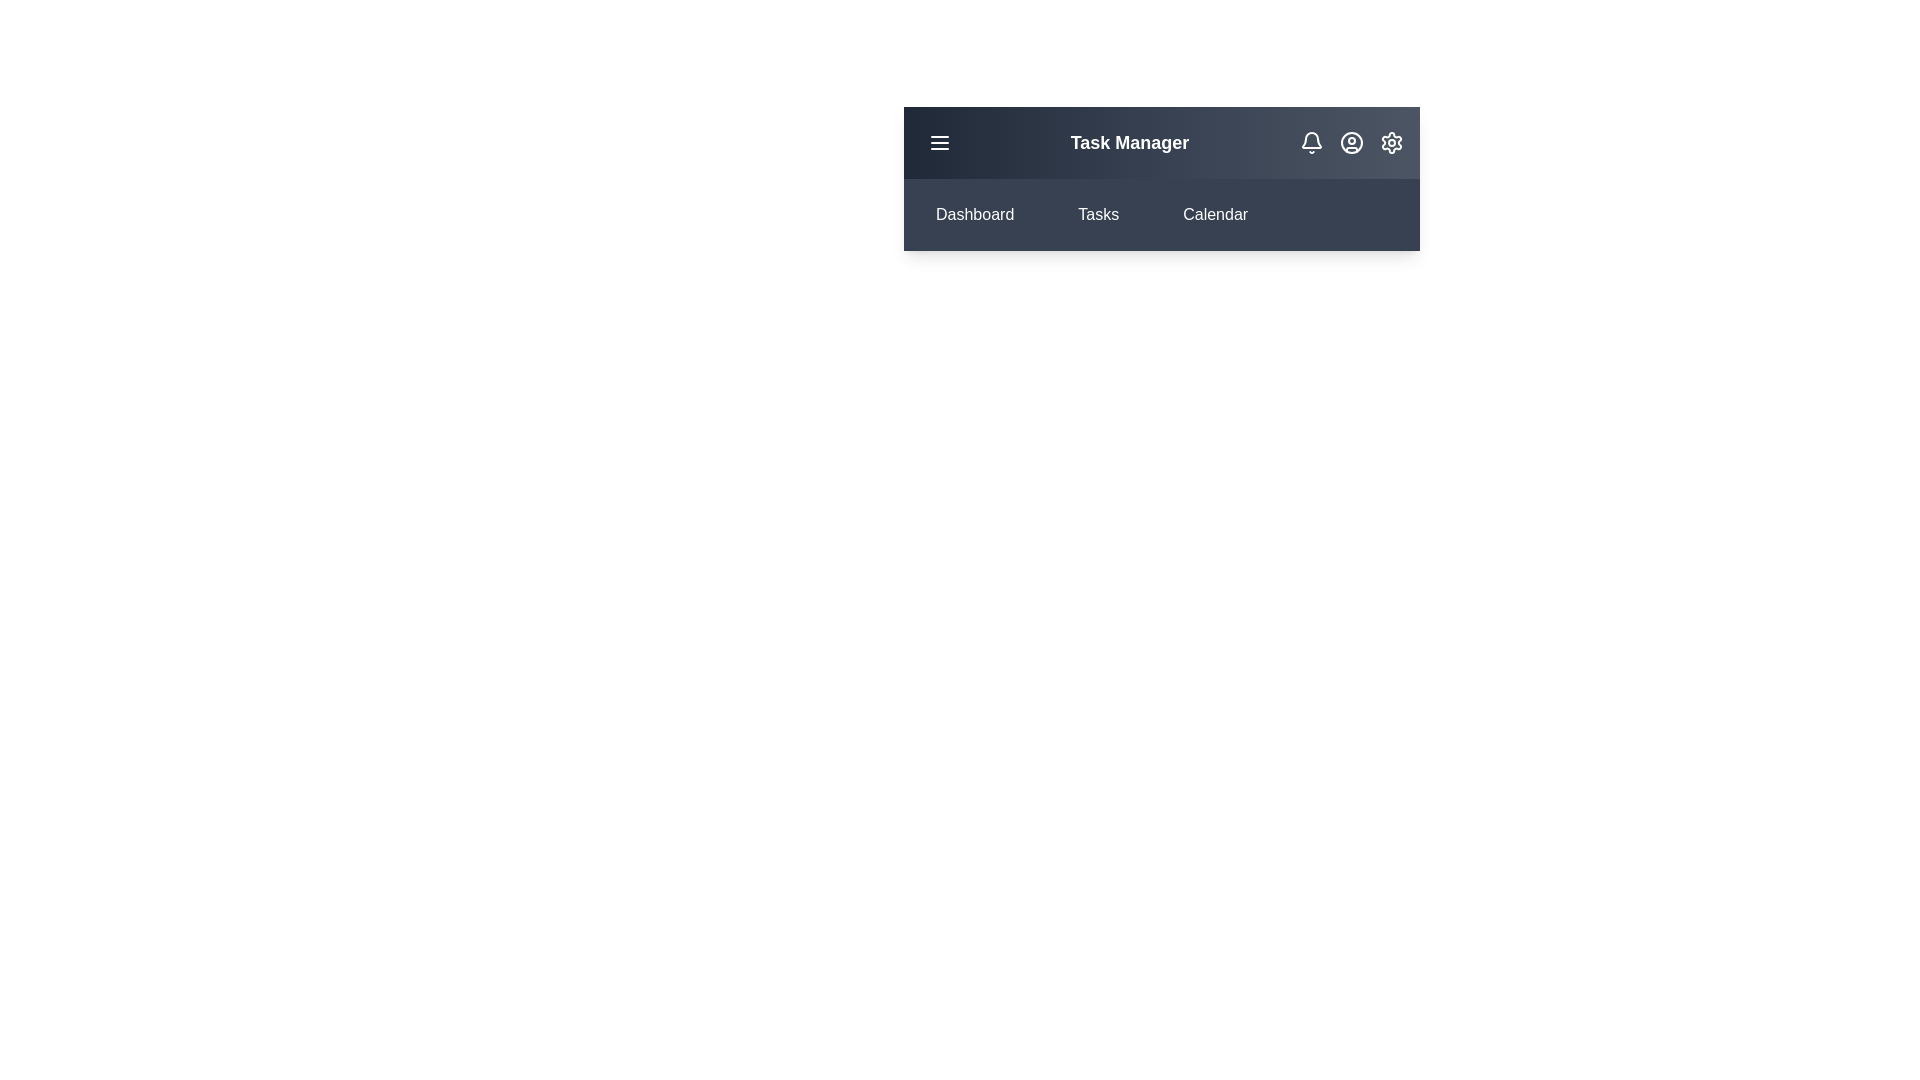 The width and height of the screenshot is (1920, 1080). I want to click on the 'Tasks' section to navigate to it, so click(1097, 215).